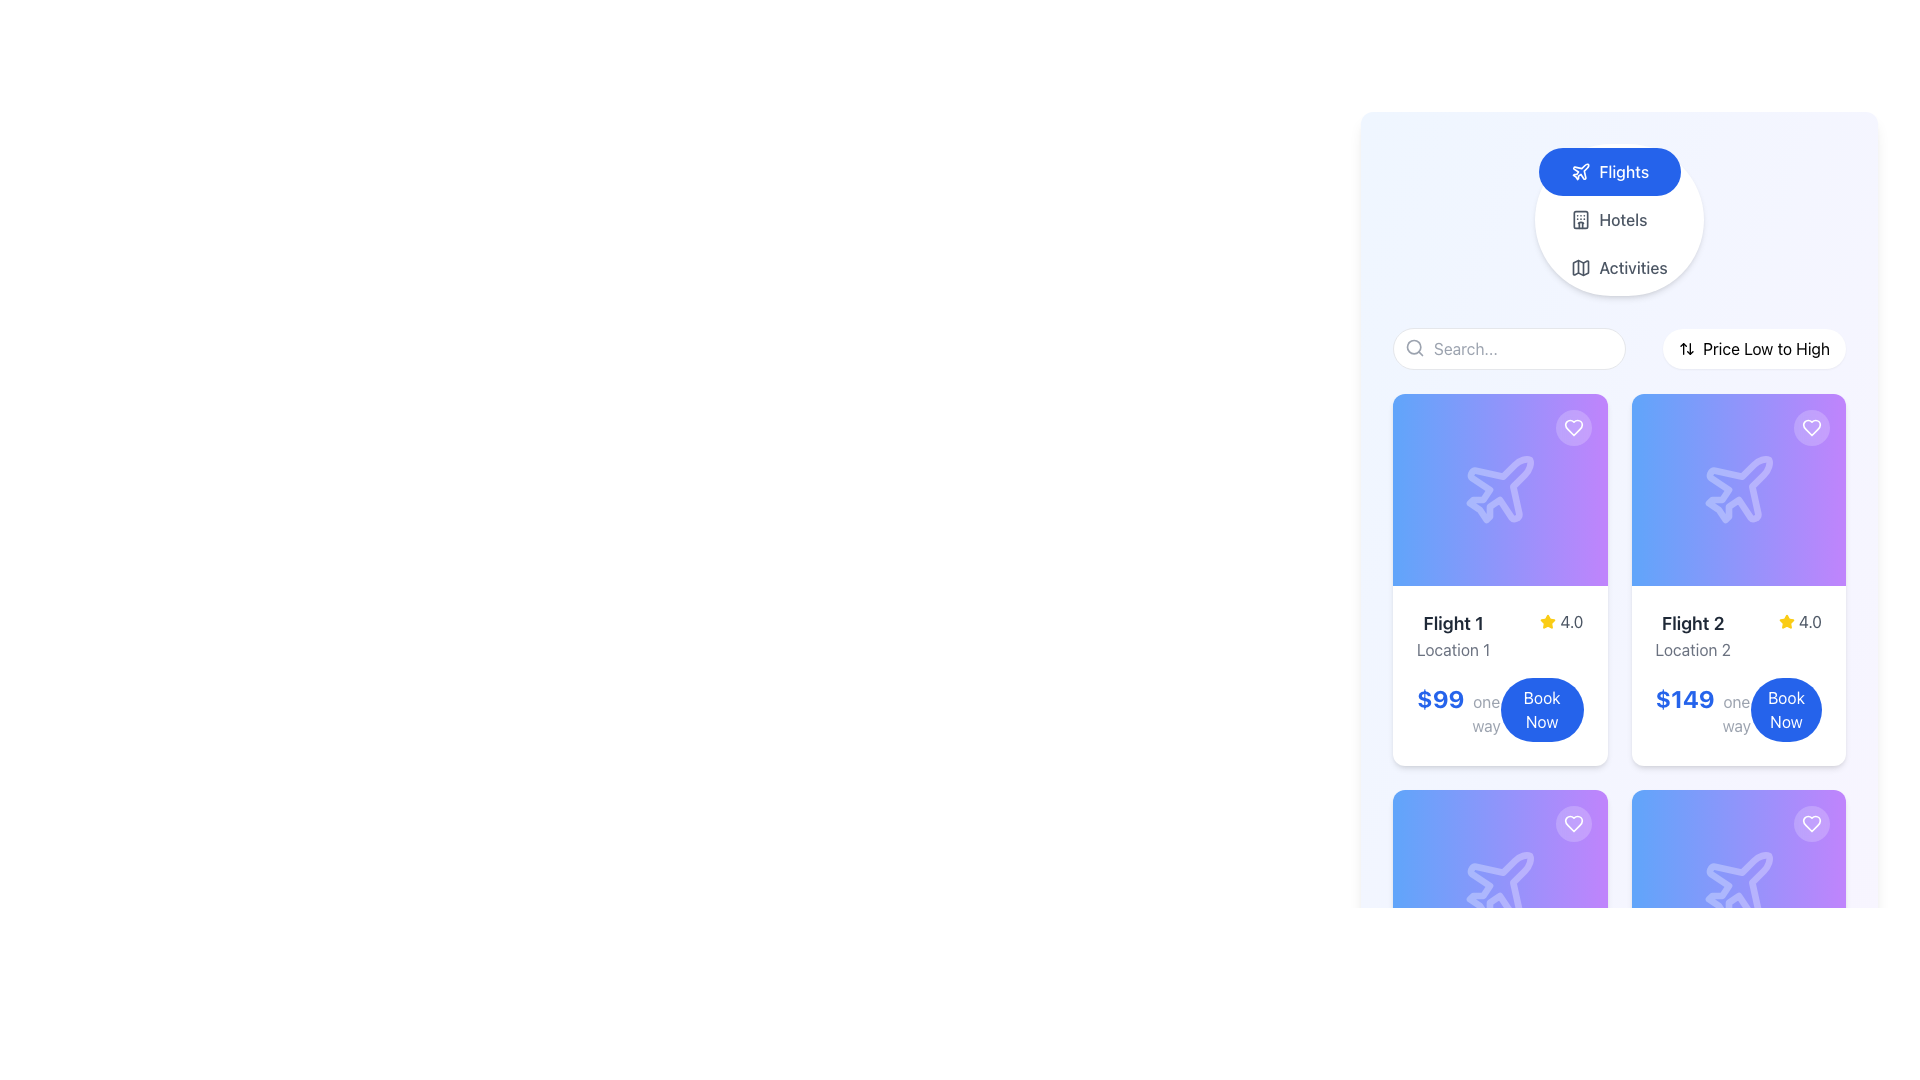 The height and width of the screenshot is (1080, 1920). Describe the element at coordinates (1692, 650) in the screenshot. I see `the text label providing location information for 'Flight 2'` at that location.